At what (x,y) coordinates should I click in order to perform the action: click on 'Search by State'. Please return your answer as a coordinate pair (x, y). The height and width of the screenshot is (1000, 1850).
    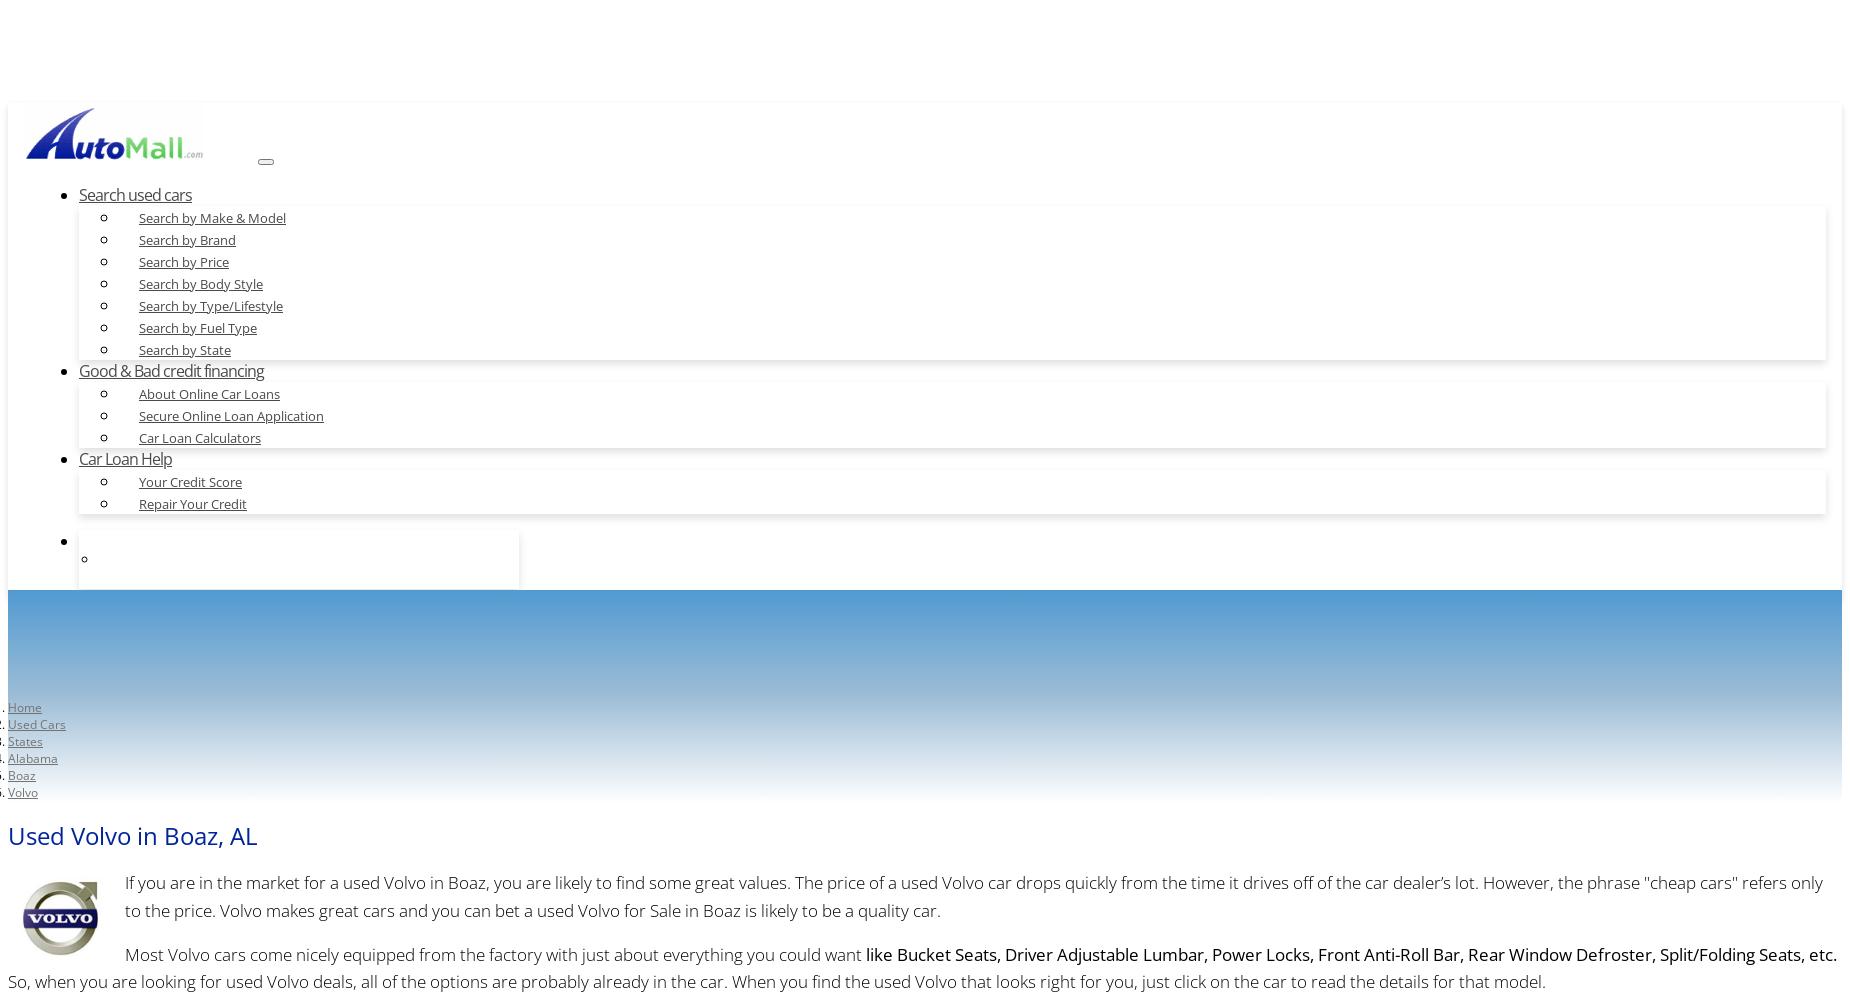
    Looking at the image, I should click on (184, 348).